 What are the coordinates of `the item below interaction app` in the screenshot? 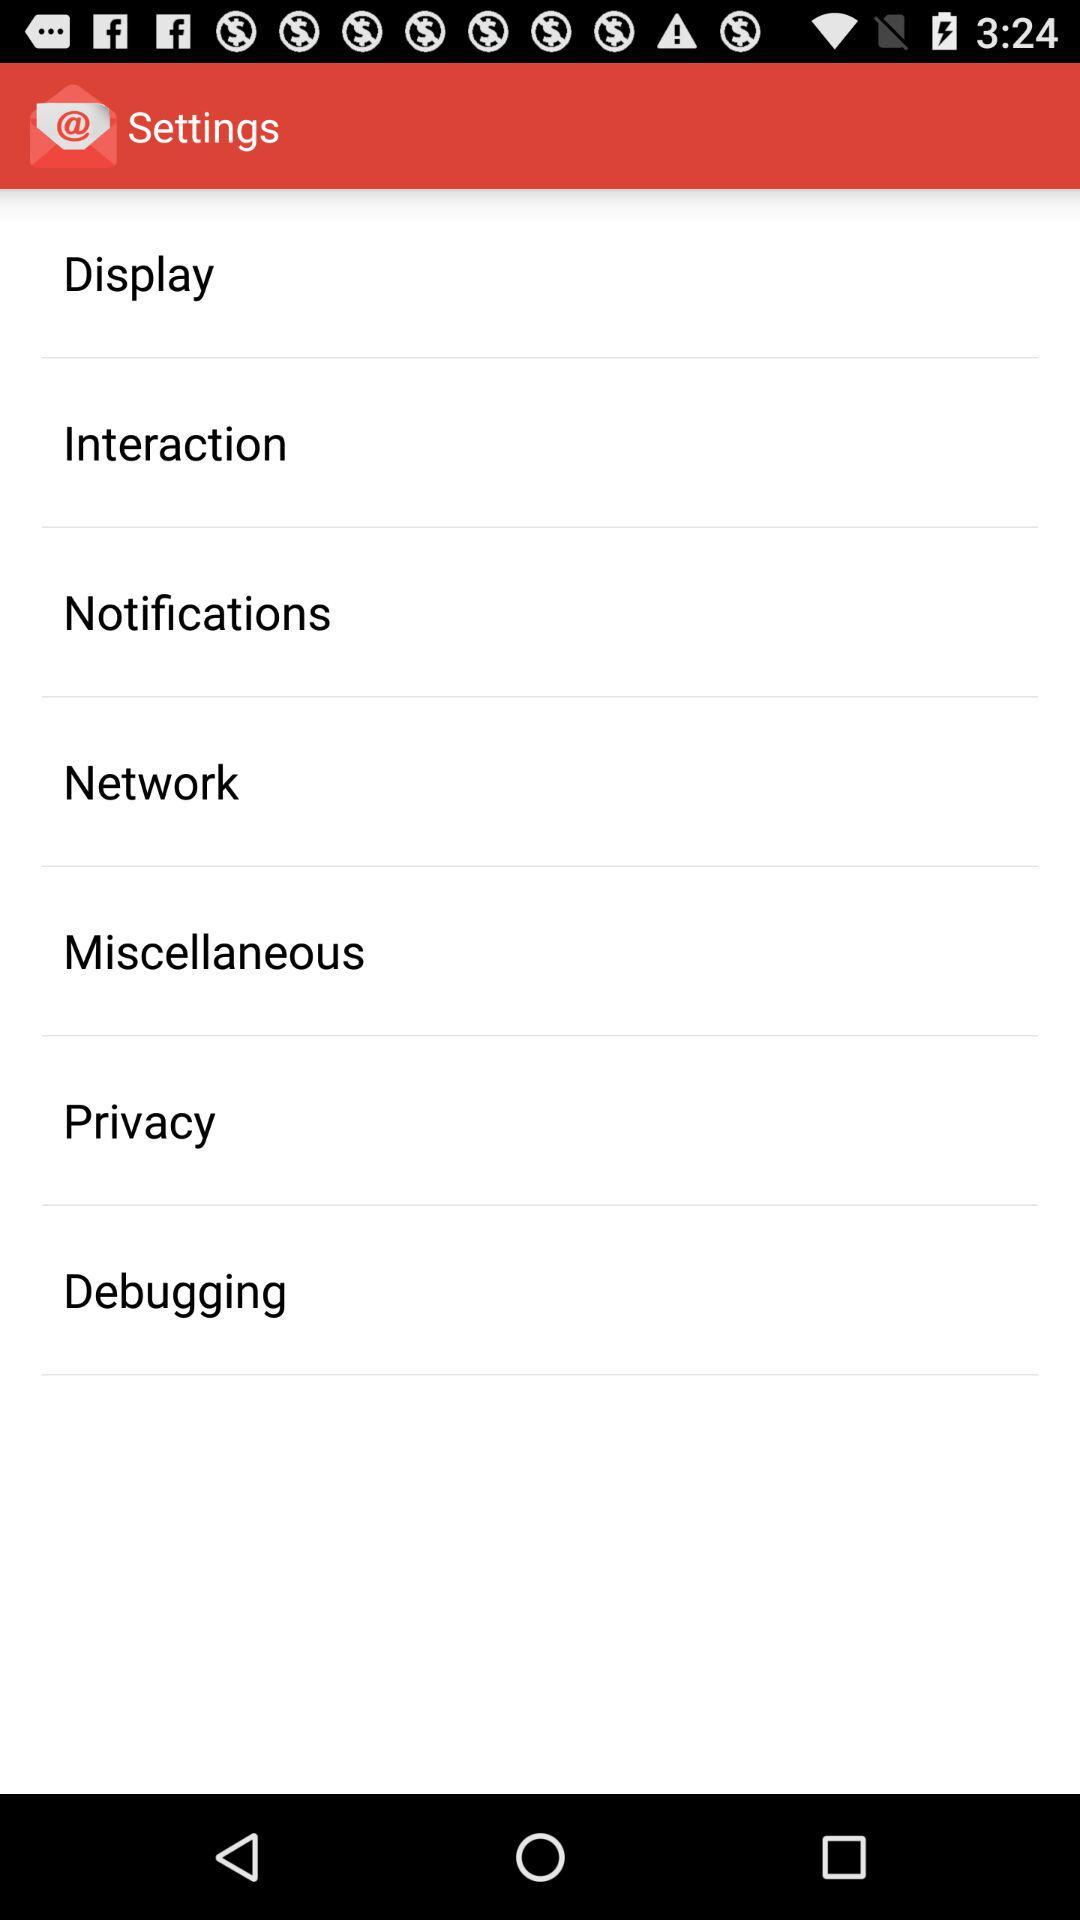 It's located at (197, 610).